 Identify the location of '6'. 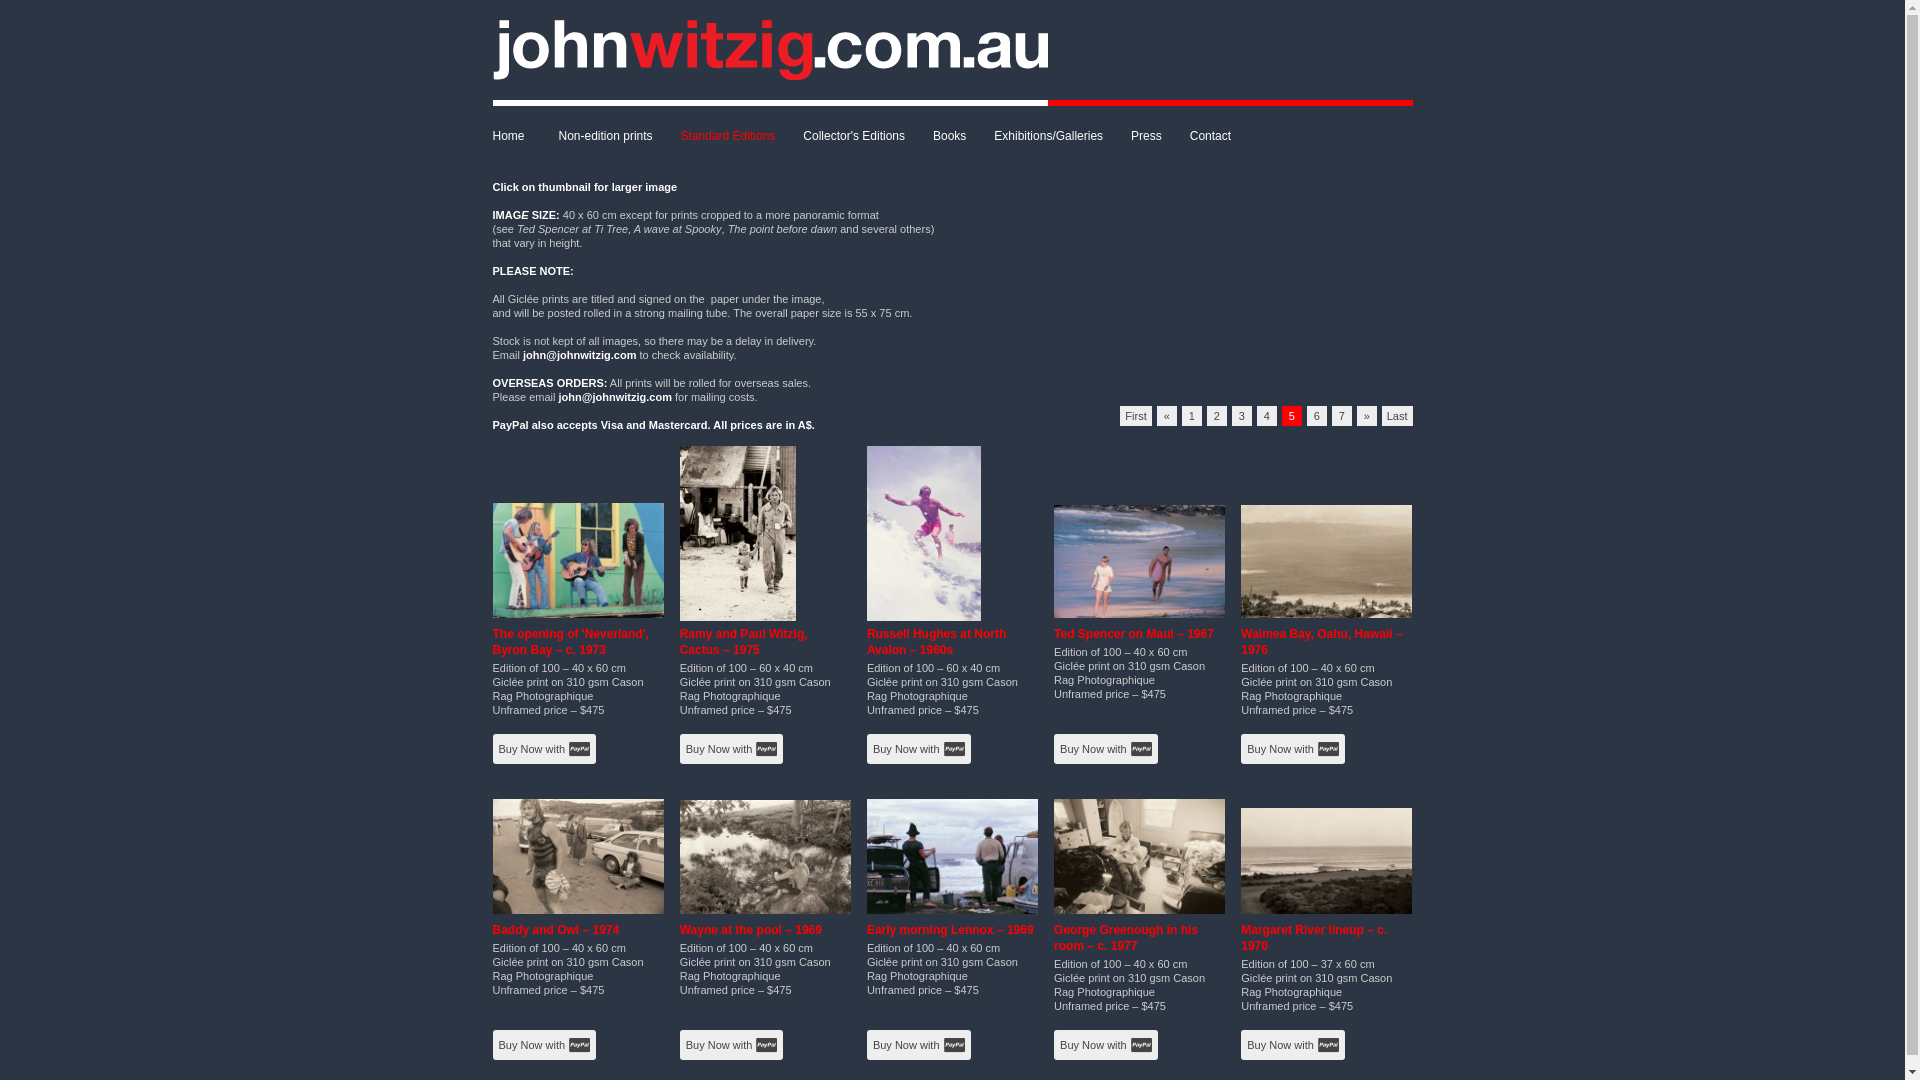
(1306, 415).